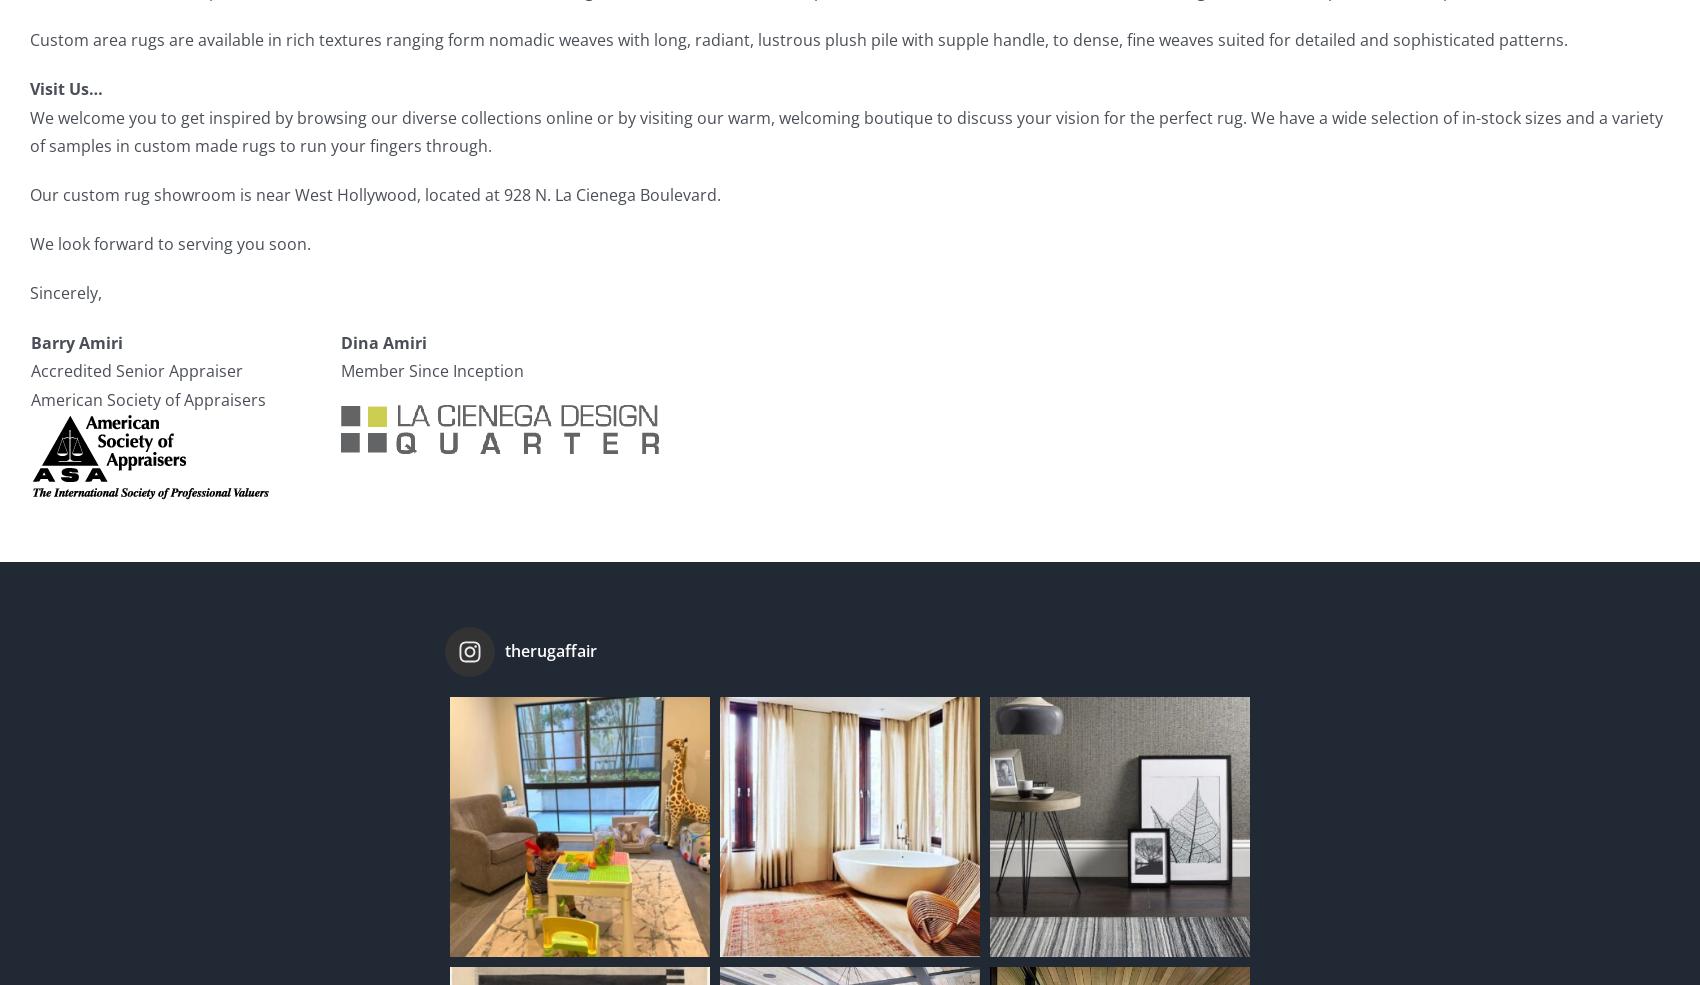  I want to click on 'Member Since Inception', so click(432, 370).